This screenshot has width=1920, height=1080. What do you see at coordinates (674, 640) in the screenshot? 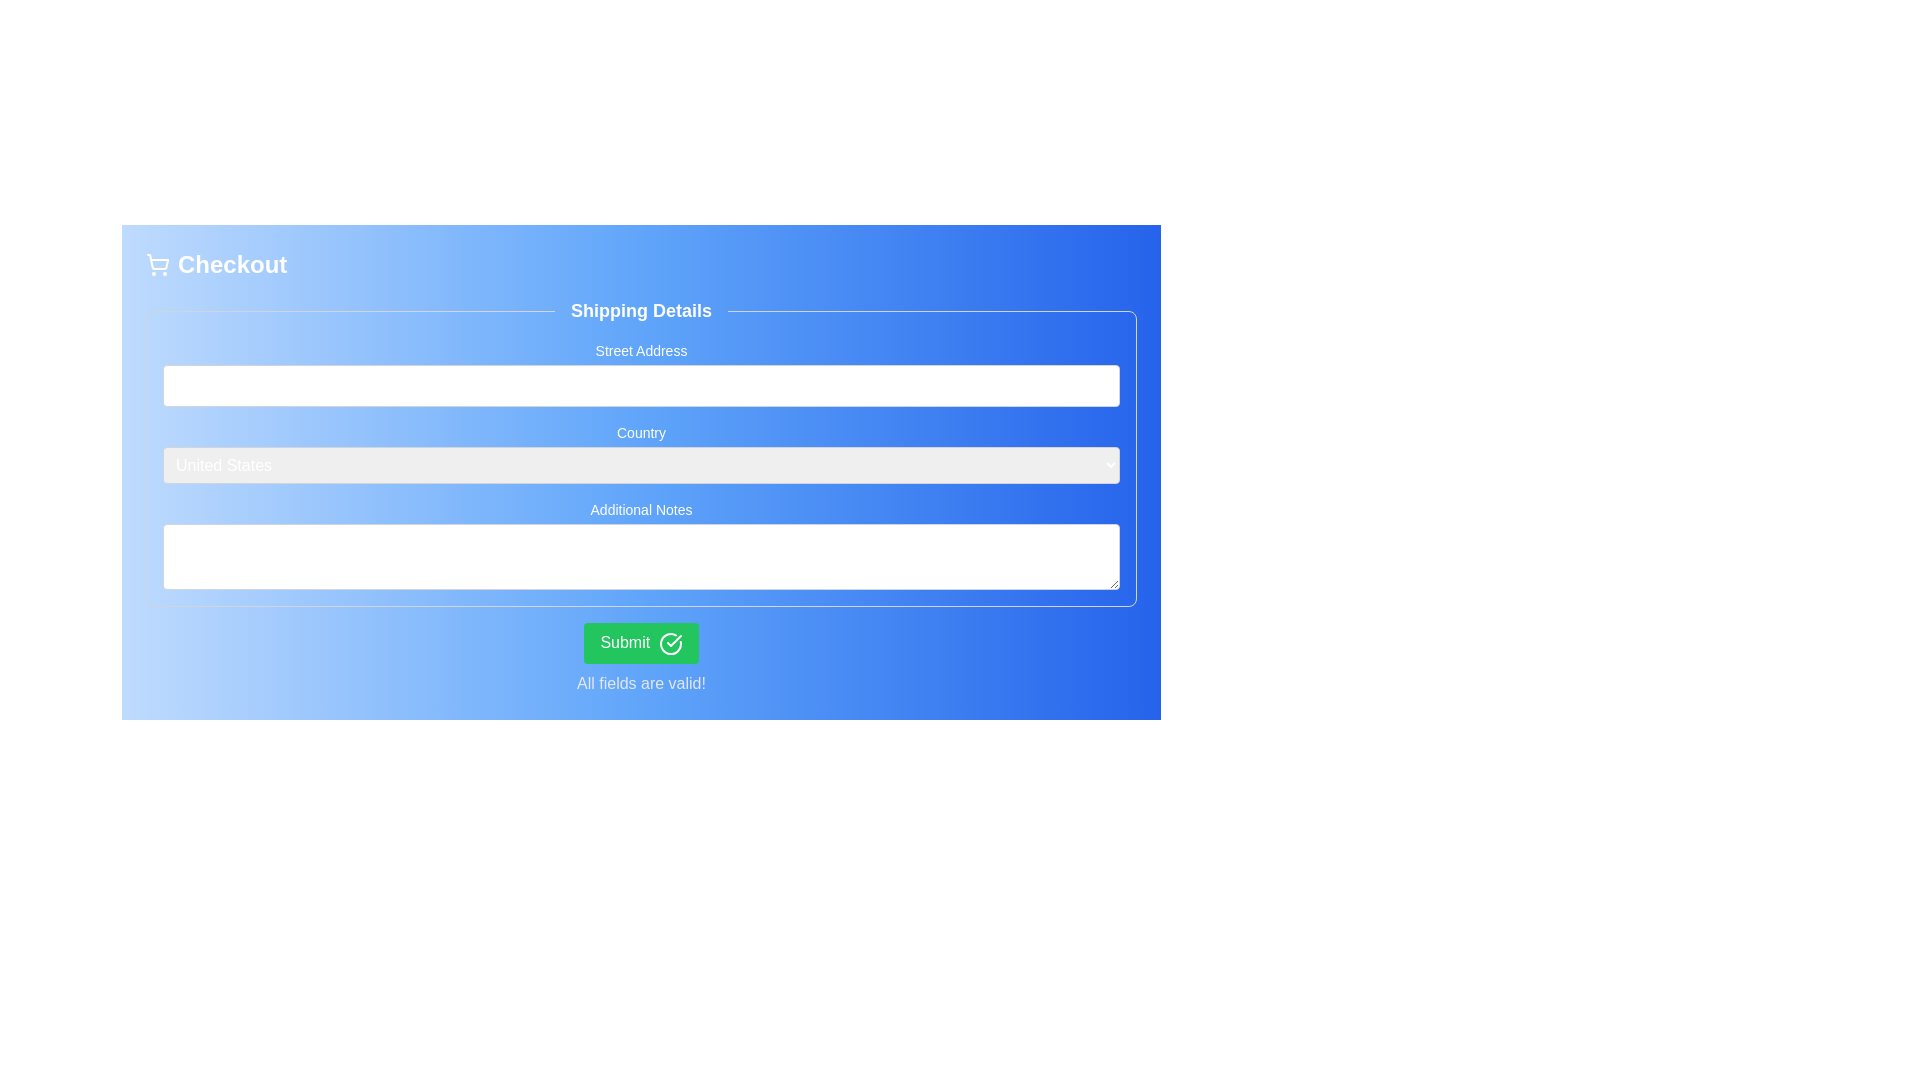
I see `the white checkmark icon located to the right of the 'Submit' button, which is at the bottom center of the interface and indicates that all fields are valid` at bounding box center [674, 640].